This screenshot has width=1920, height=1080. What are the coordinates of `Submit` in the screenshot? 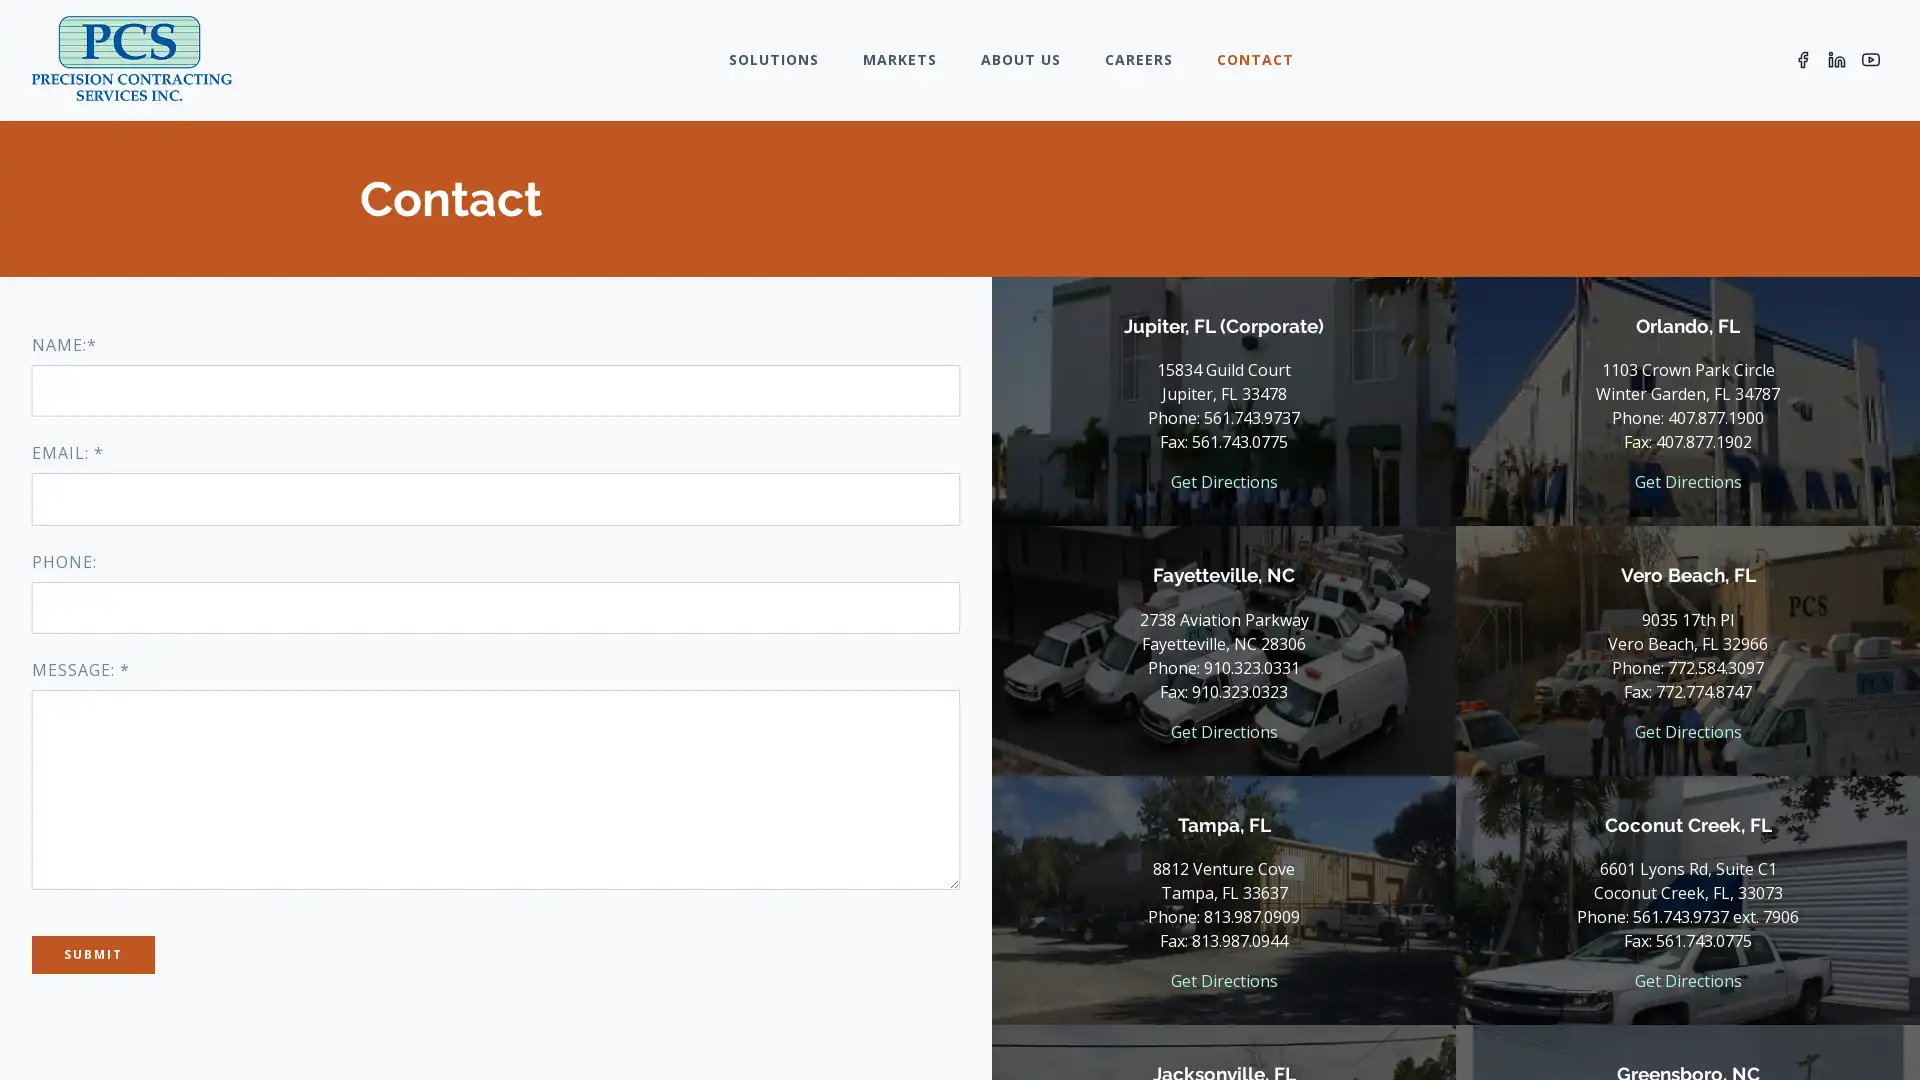 It's located at (92, 953).